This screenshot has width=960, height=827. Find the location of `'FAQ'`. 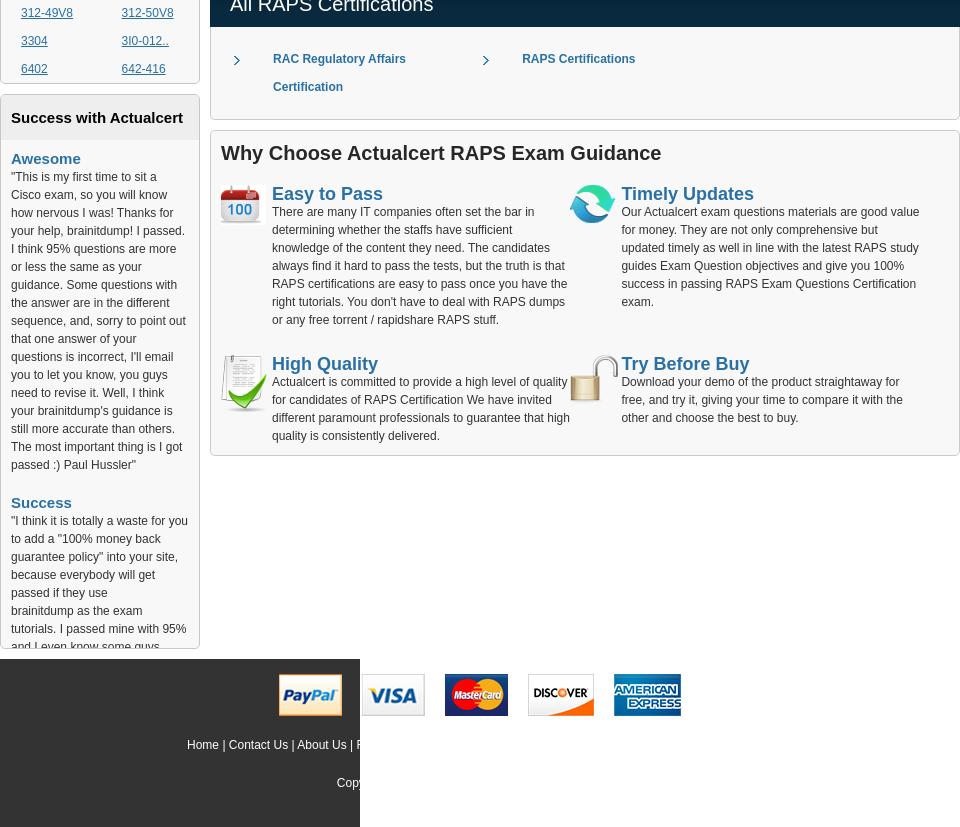

'FAQ' is located at coordinates (366, 743).